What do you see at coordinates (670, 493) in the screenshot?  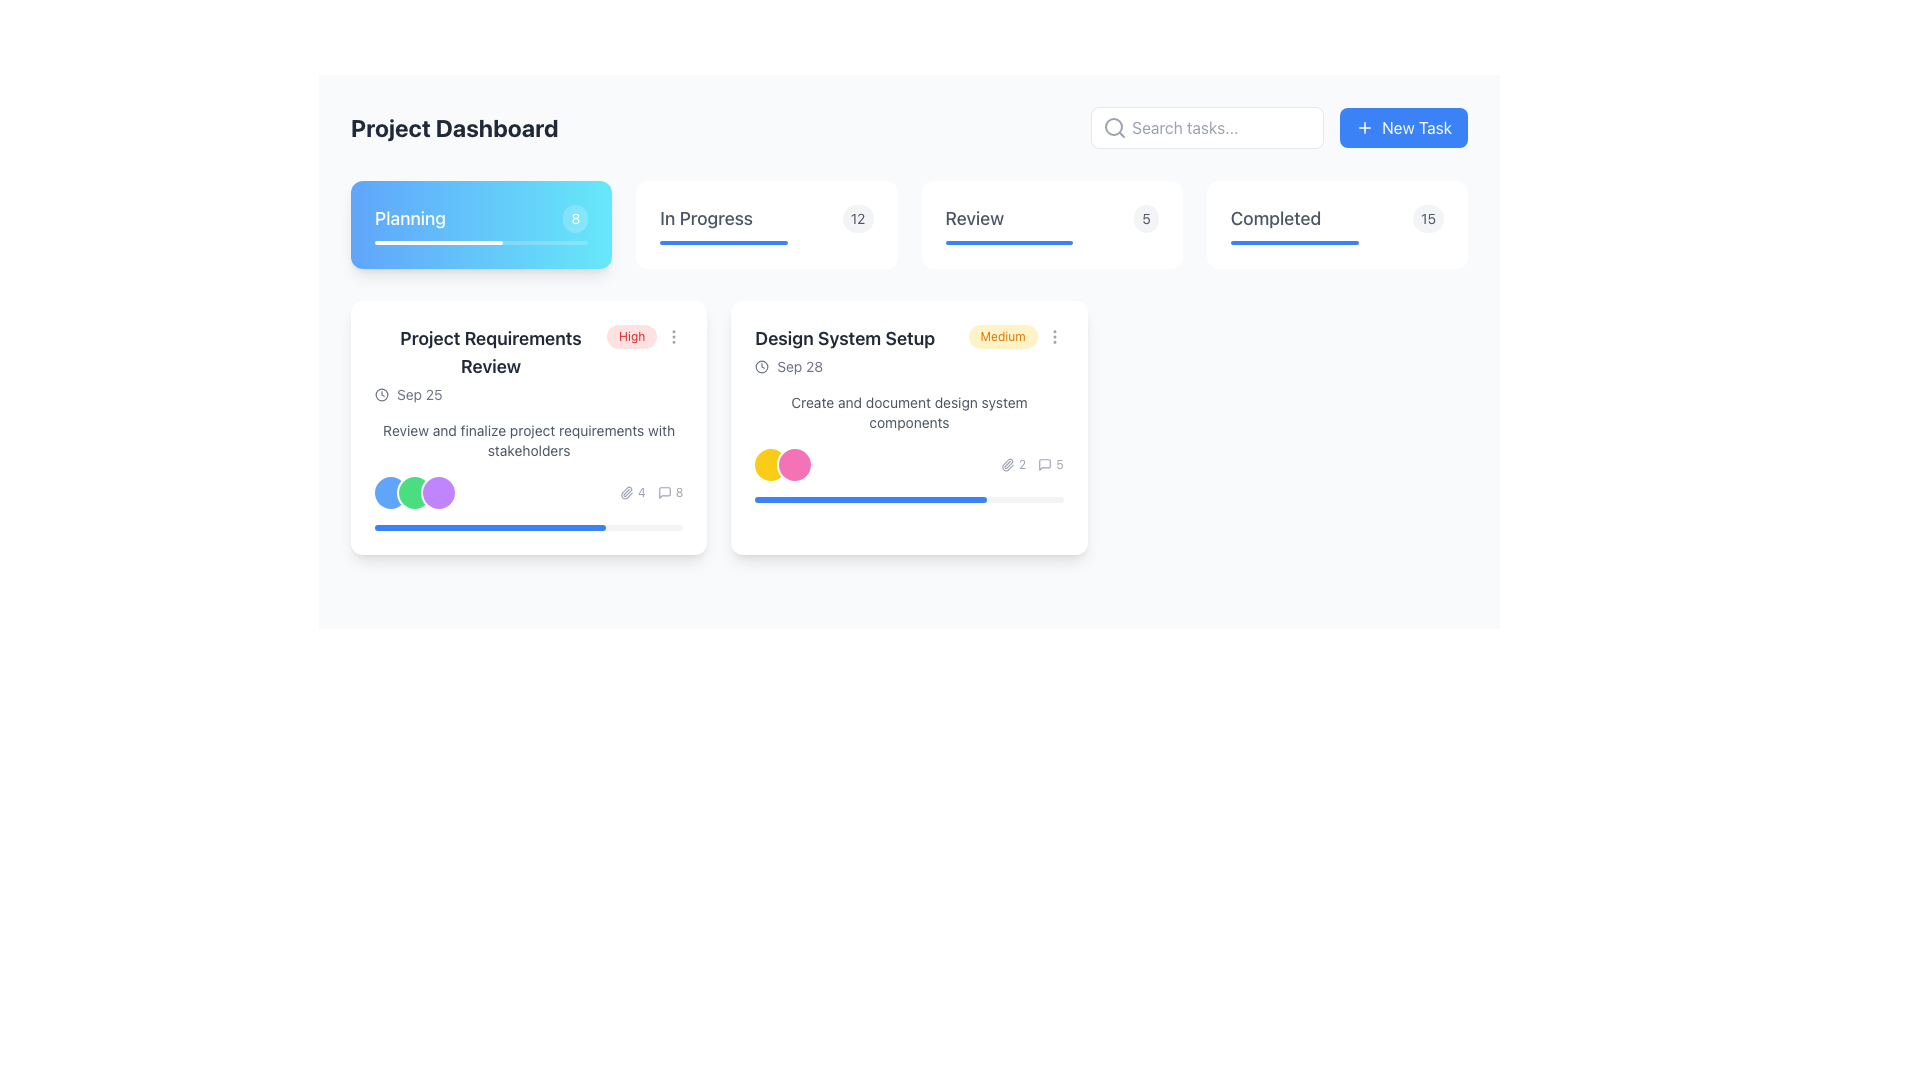 I see `the Comment indicator displaying the number of comments located in the lower right section of the 'Project Requirements Review' card, next to a paperclip icon and the number '4'` at bounding box center [670, 493].